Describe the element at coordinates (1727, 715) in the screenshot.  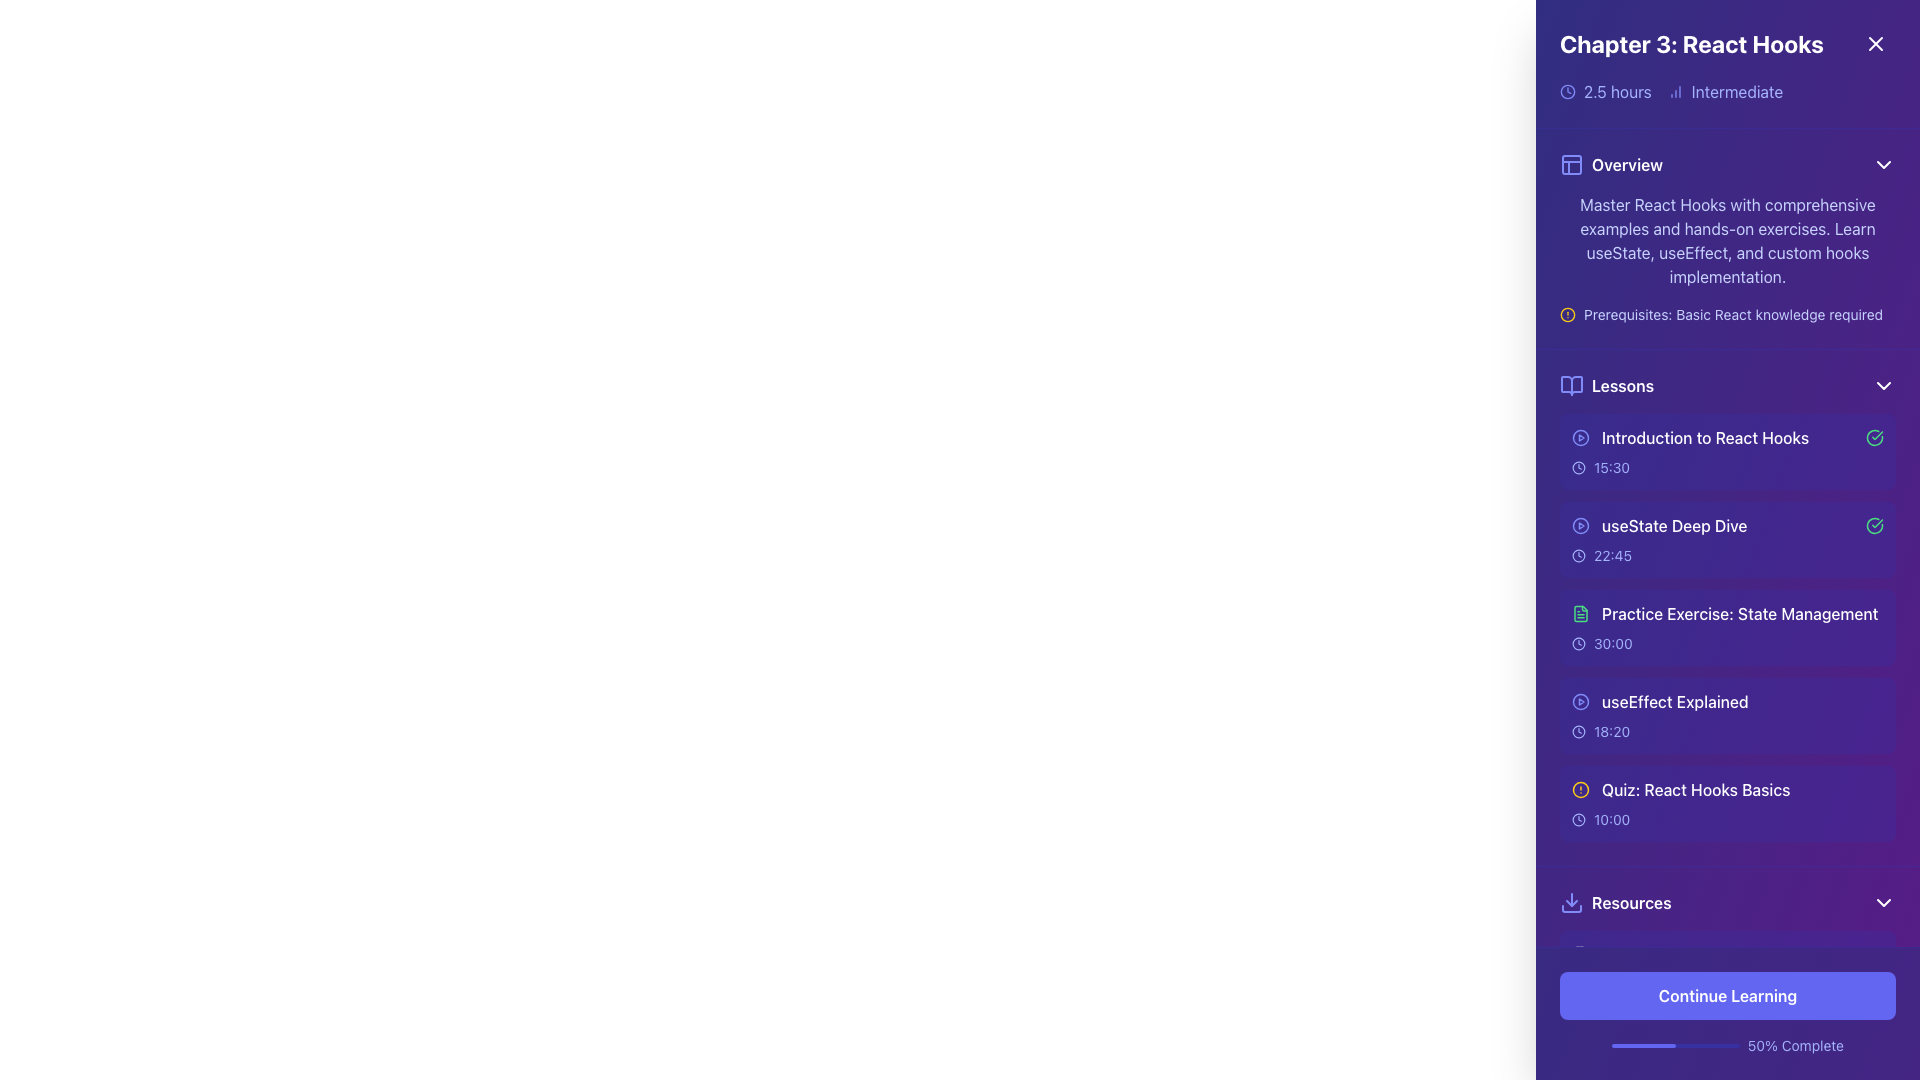
I see `the lesson item titled 'useEffect Explained' in the sidebar` at that location.